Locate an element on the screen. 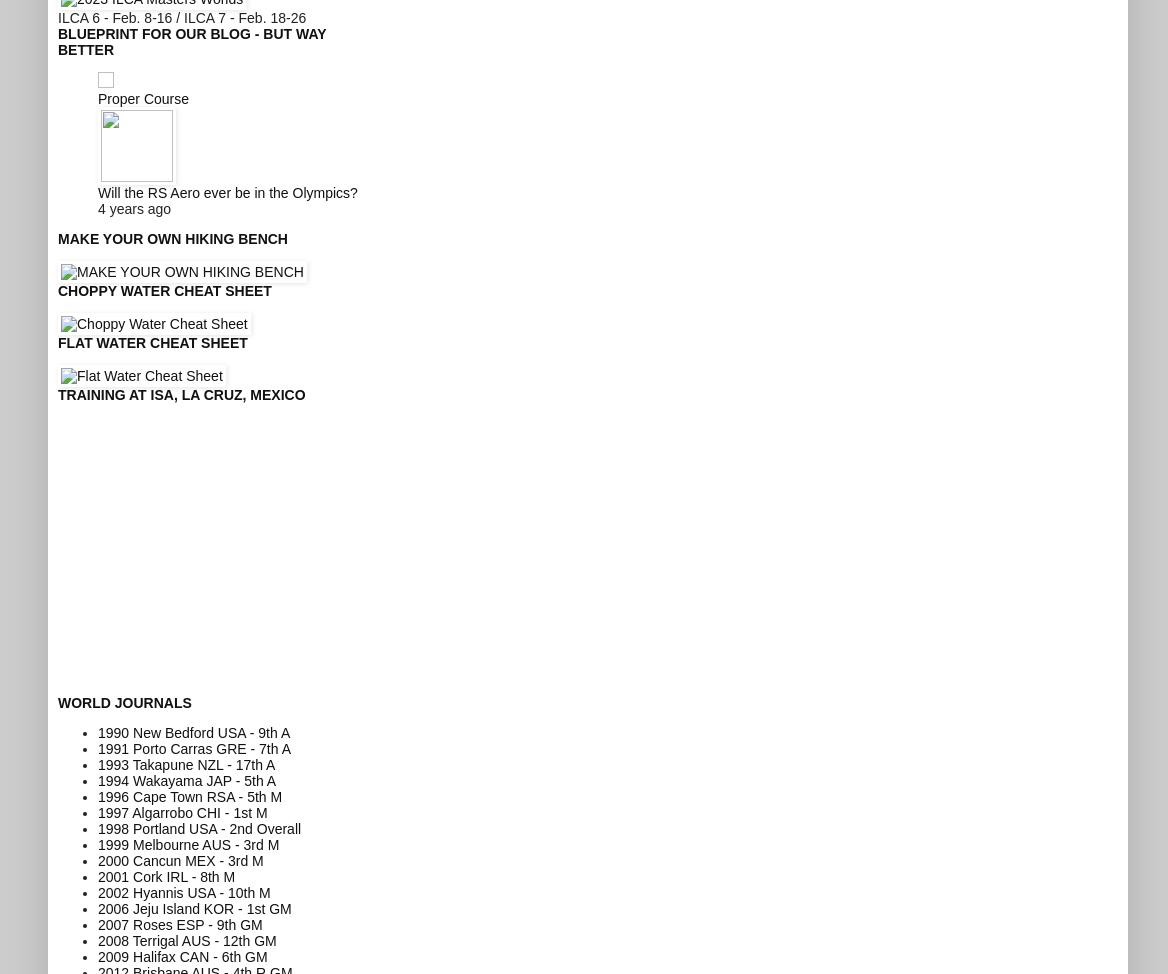 This screenshot has width=1168, height=974. '2006 Jeju Island KOR - 1st GM' is located at coordinates (96, 906).